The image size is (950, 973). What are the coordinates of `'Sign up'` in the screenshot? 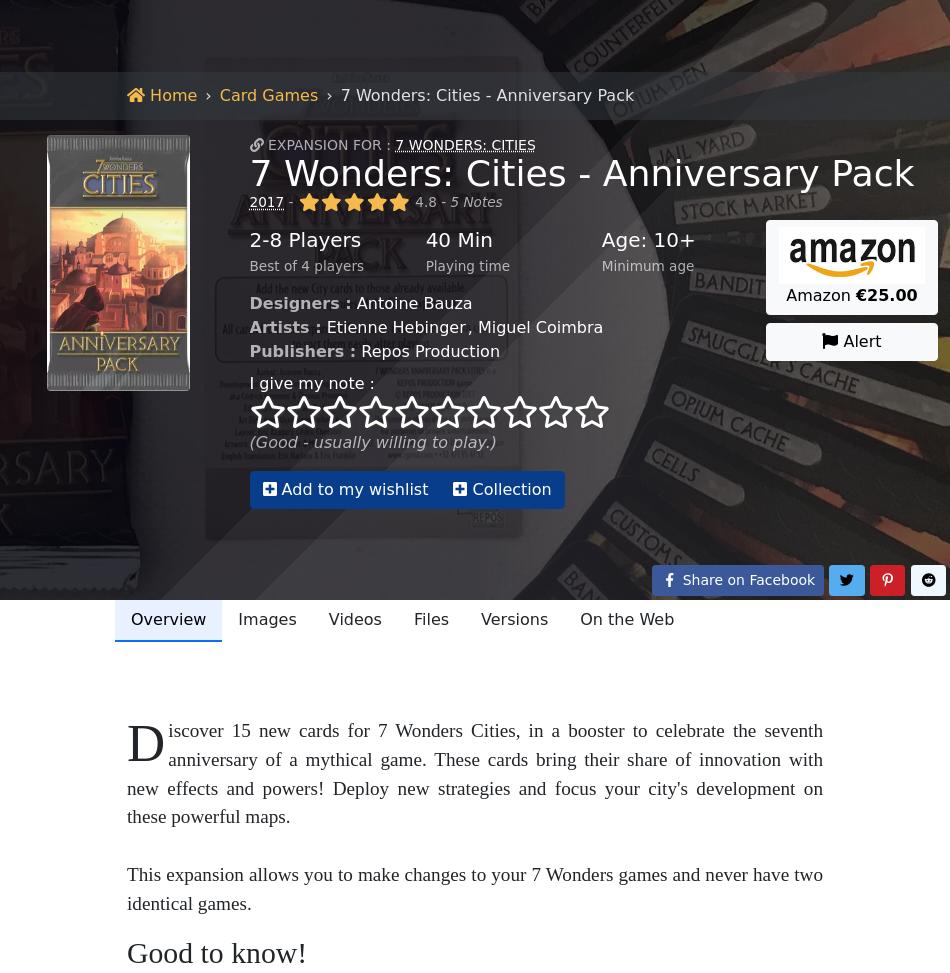 It's located at (833, 27).